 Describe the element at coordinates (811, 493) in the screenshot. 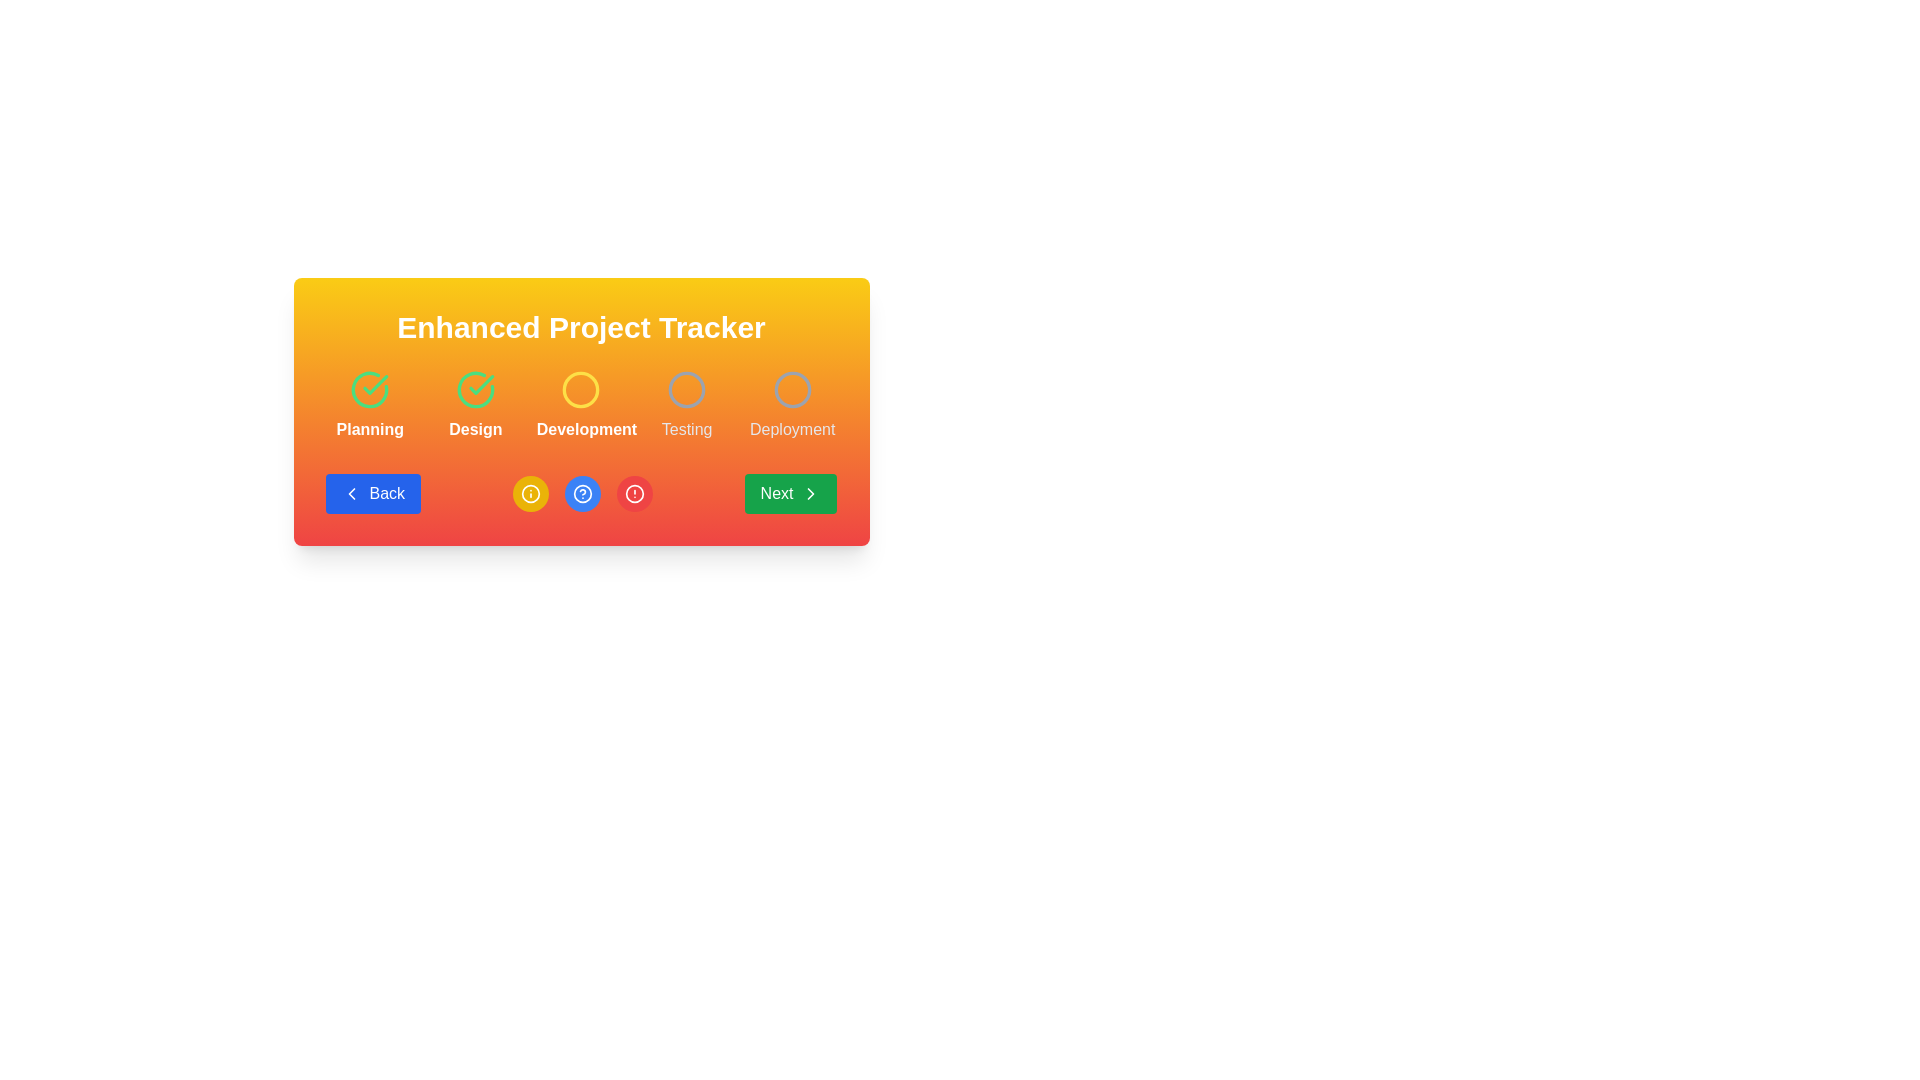

I see `the visual indication of the 'Next' action represented by the icon within the green button labeled 'Next' located at the bottom right corner of the project tracker interface` at that location.